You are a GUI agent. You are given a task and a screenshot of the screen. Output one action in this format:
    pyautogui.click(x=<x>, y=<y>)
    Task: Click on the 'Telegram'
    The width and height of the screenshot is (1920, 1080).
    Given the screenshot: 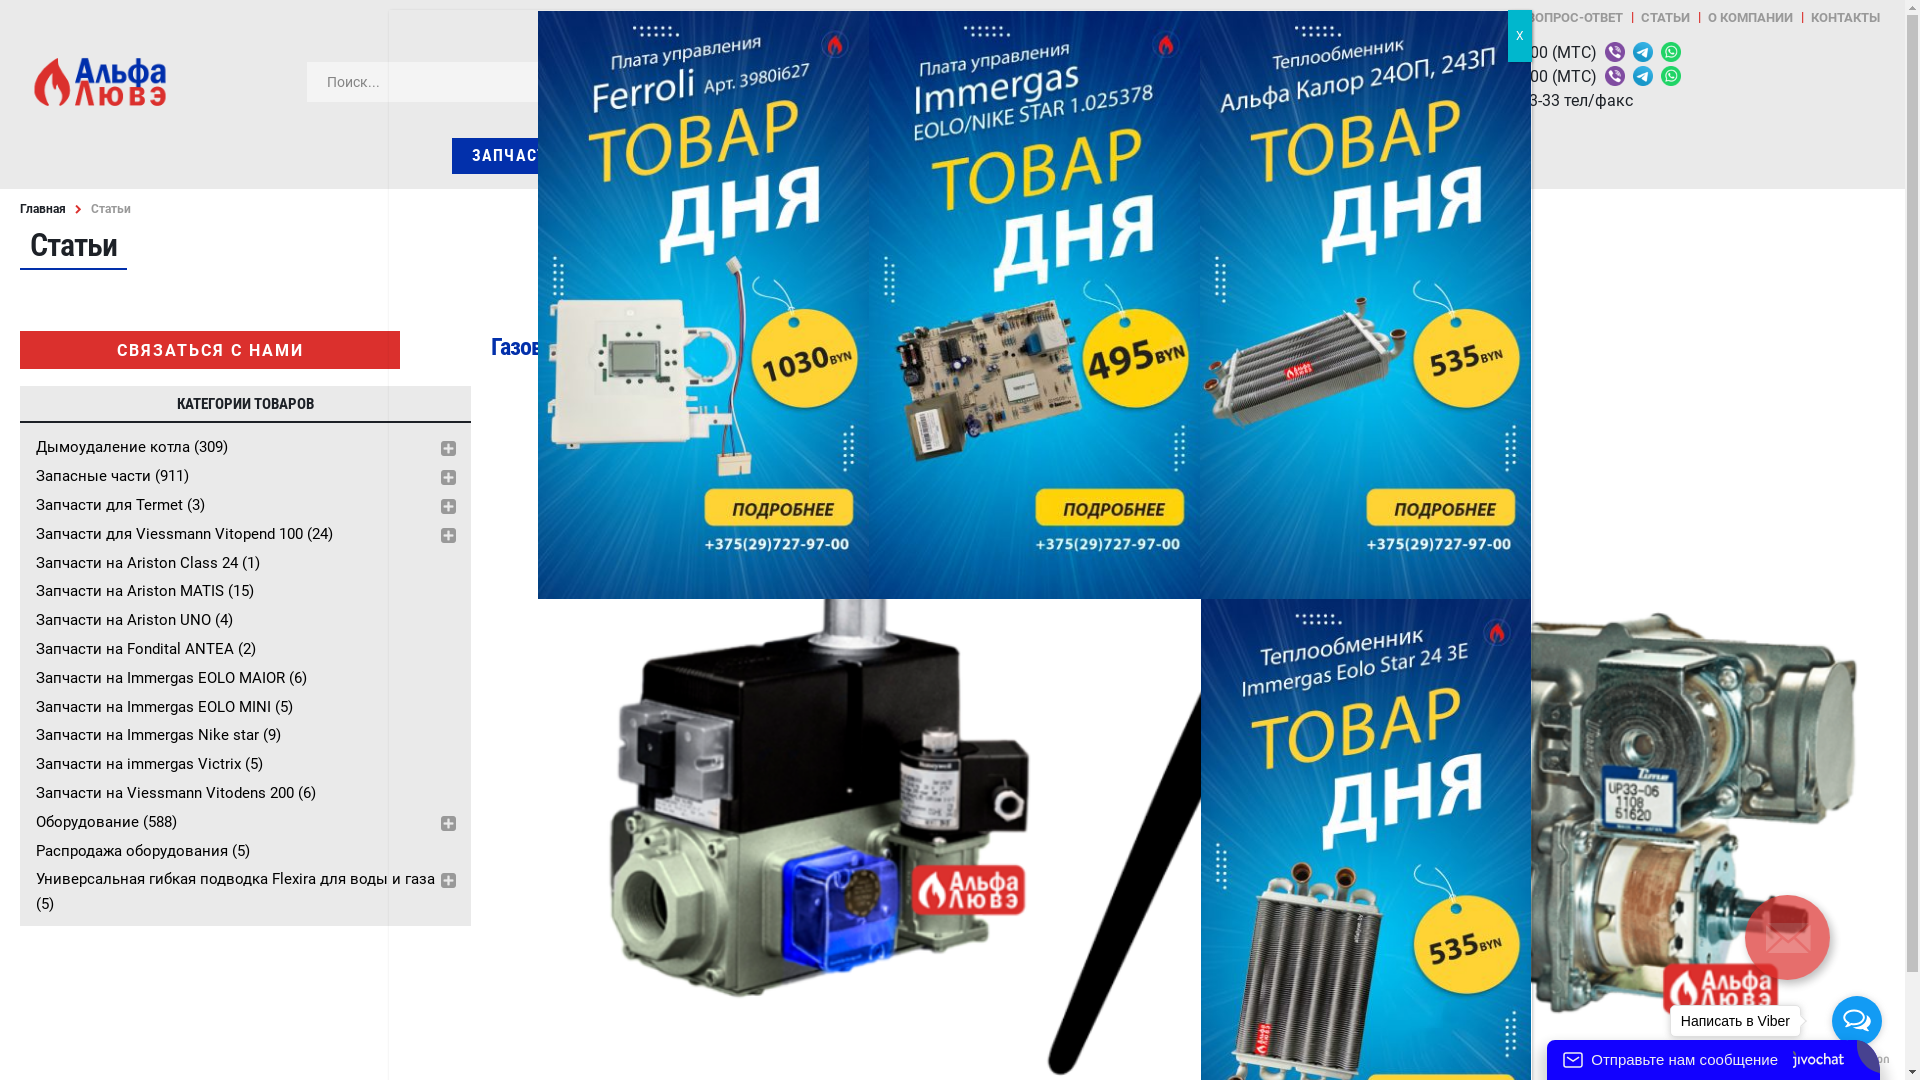 What is the action you would take?
    pyautogui.click(x=1641, y=51)
    